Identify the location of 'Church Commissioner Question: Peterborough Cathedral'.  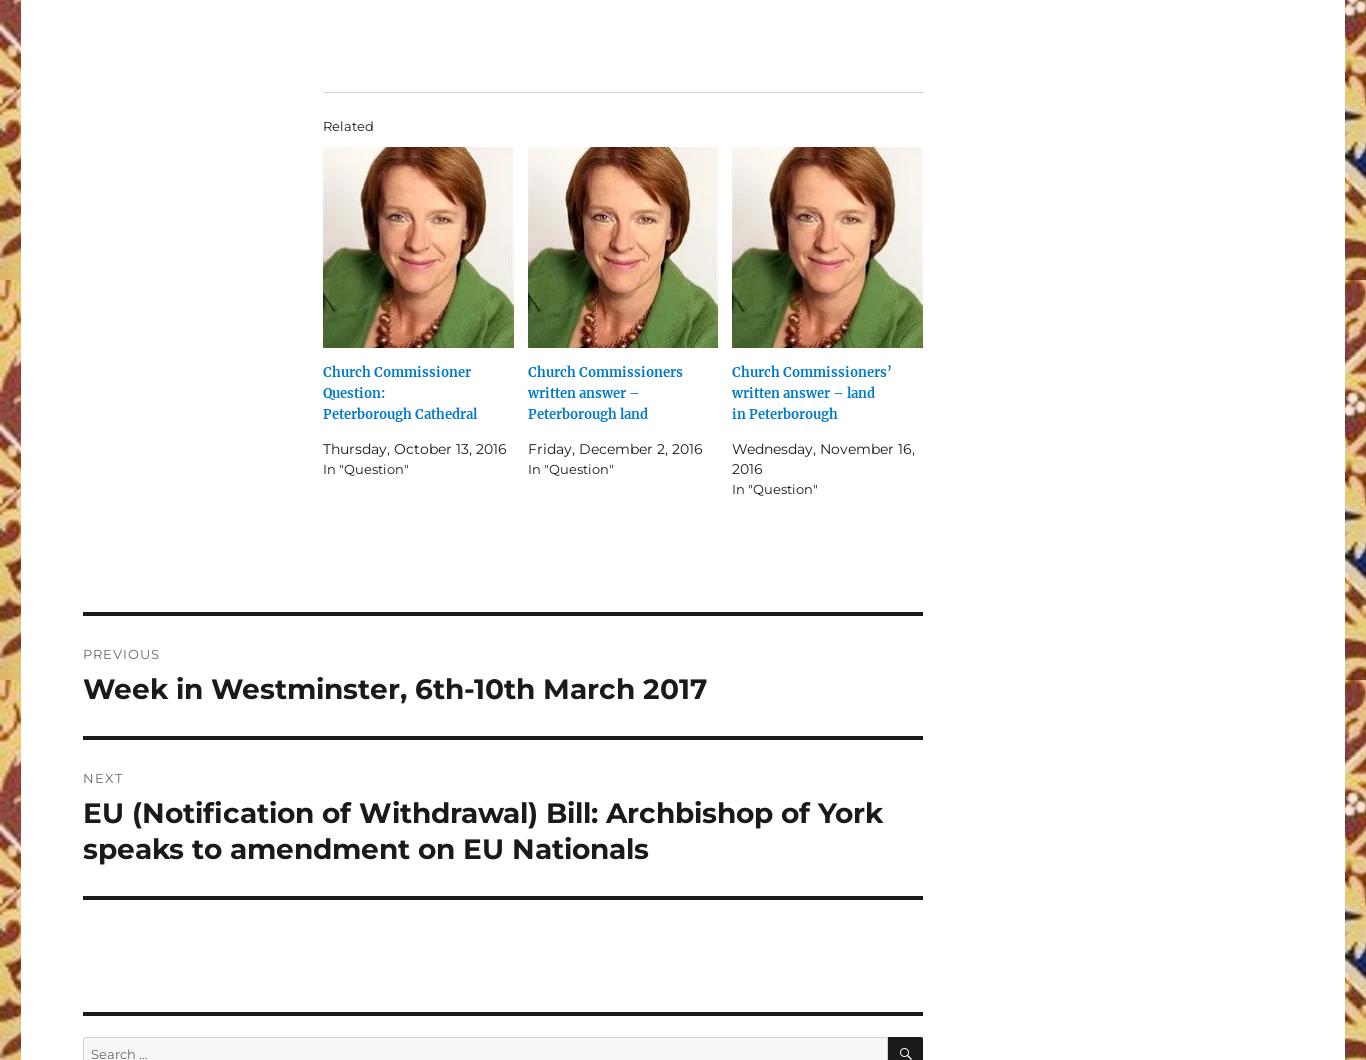
(398, 392).